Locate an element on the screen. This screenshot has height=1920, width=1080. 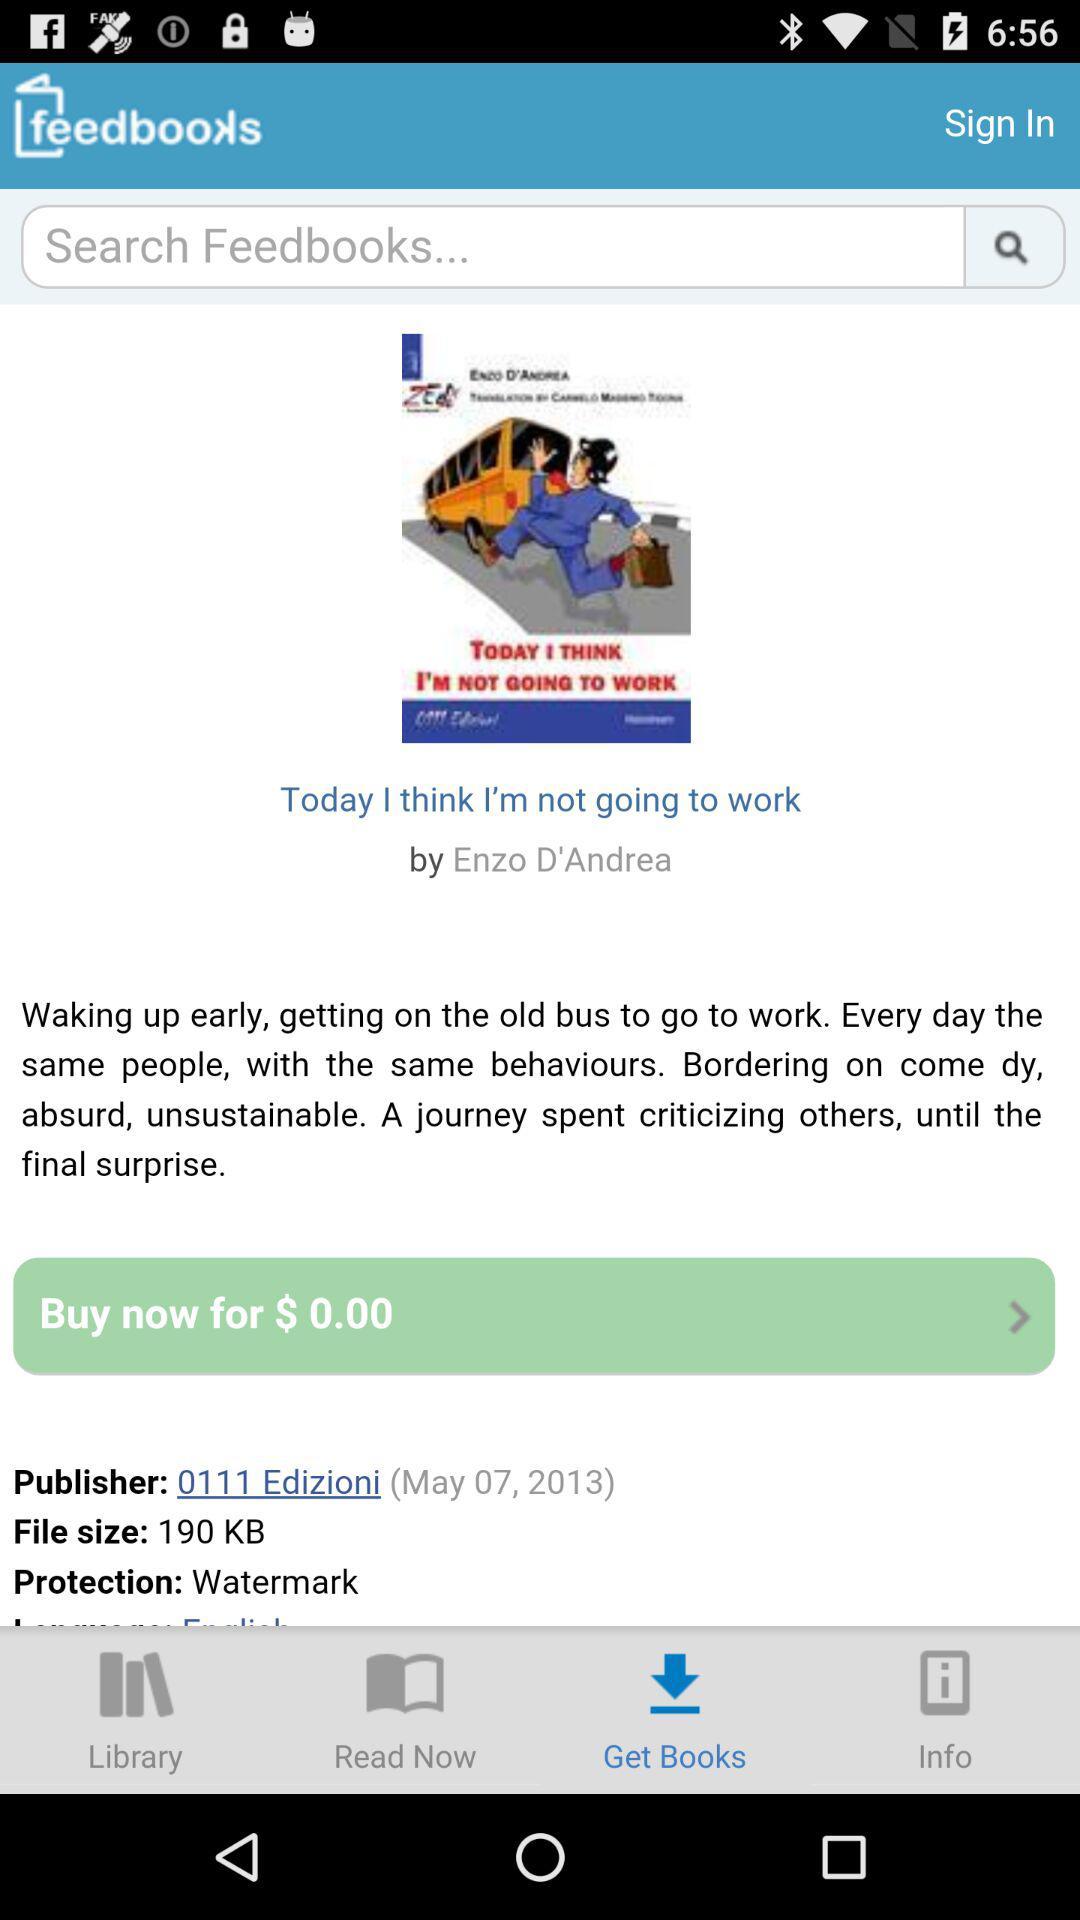
more details is located at coordinates (945, 1708).